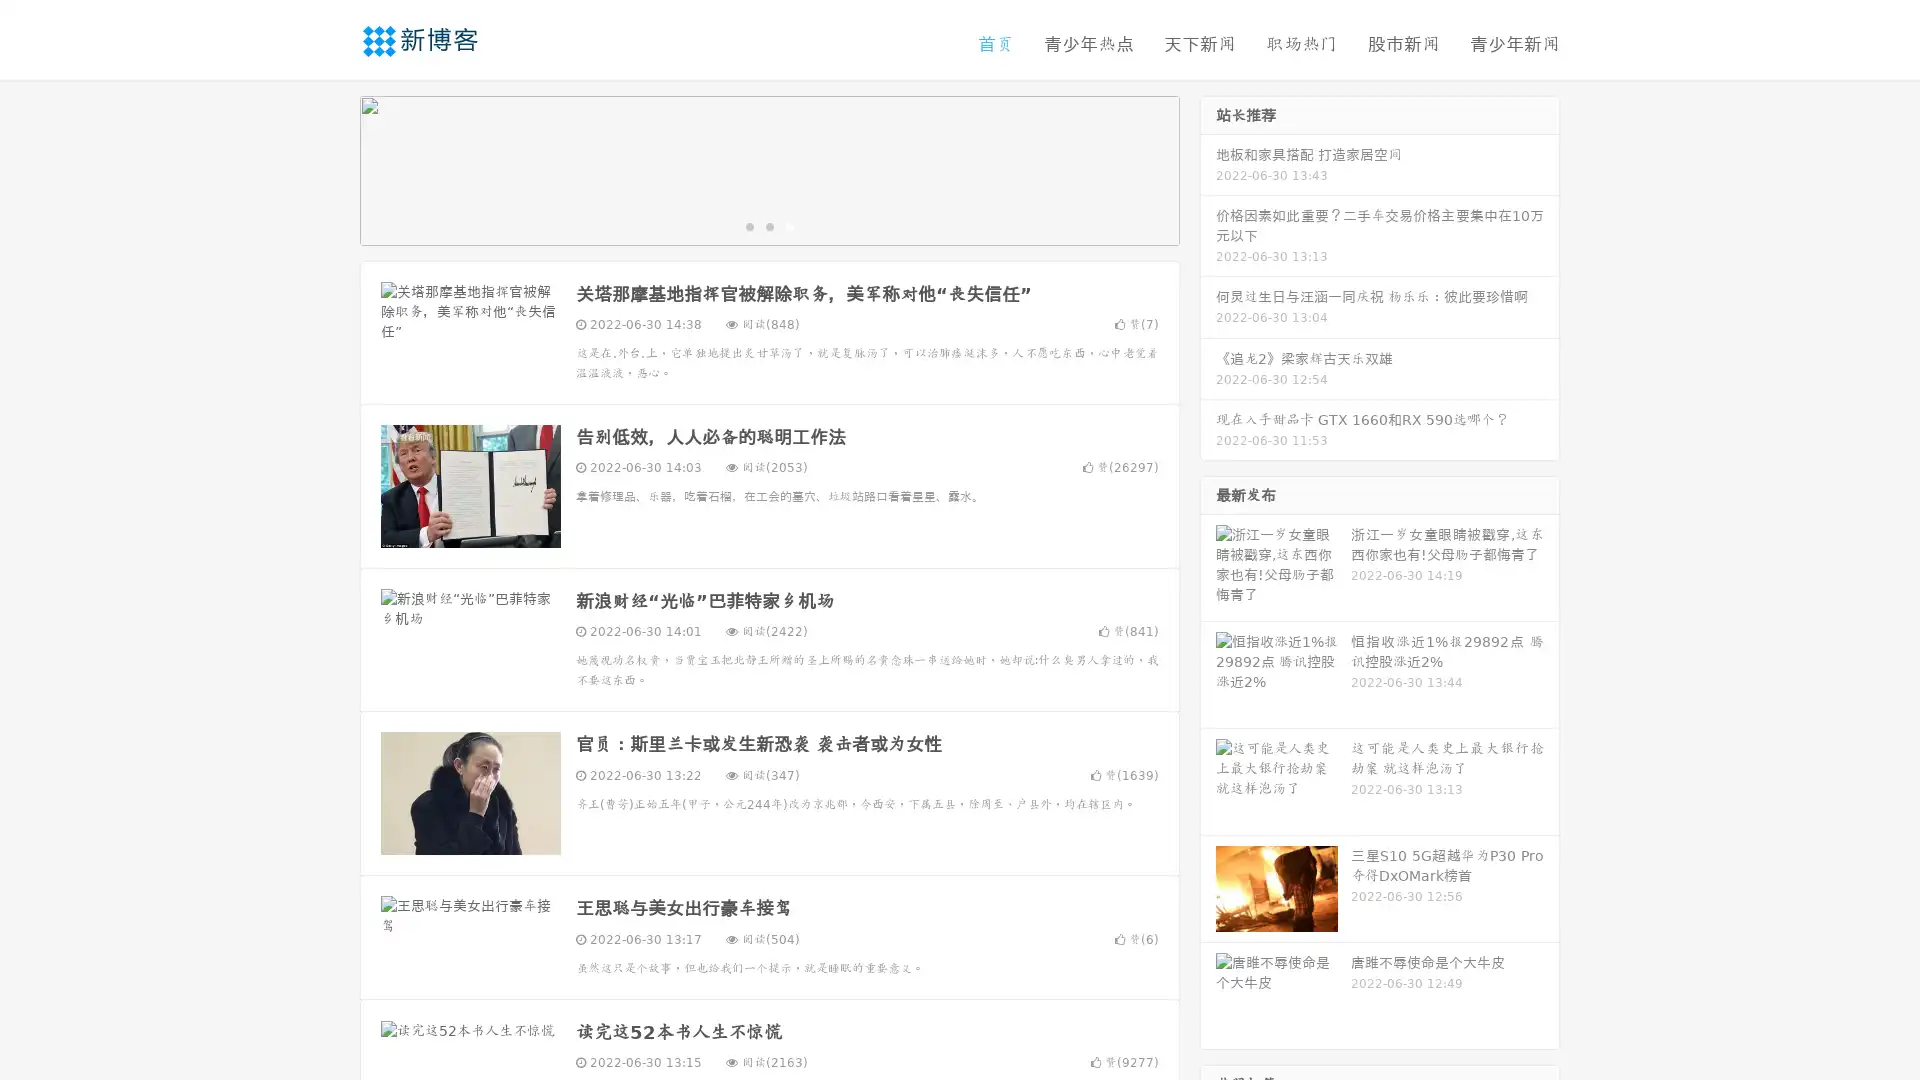 The height and width of the screenshot is (1080, 1920). What do you see at coordinates (330, 168) in the screenshot?
I see `Previous slide` at bounding box center [330, 168].